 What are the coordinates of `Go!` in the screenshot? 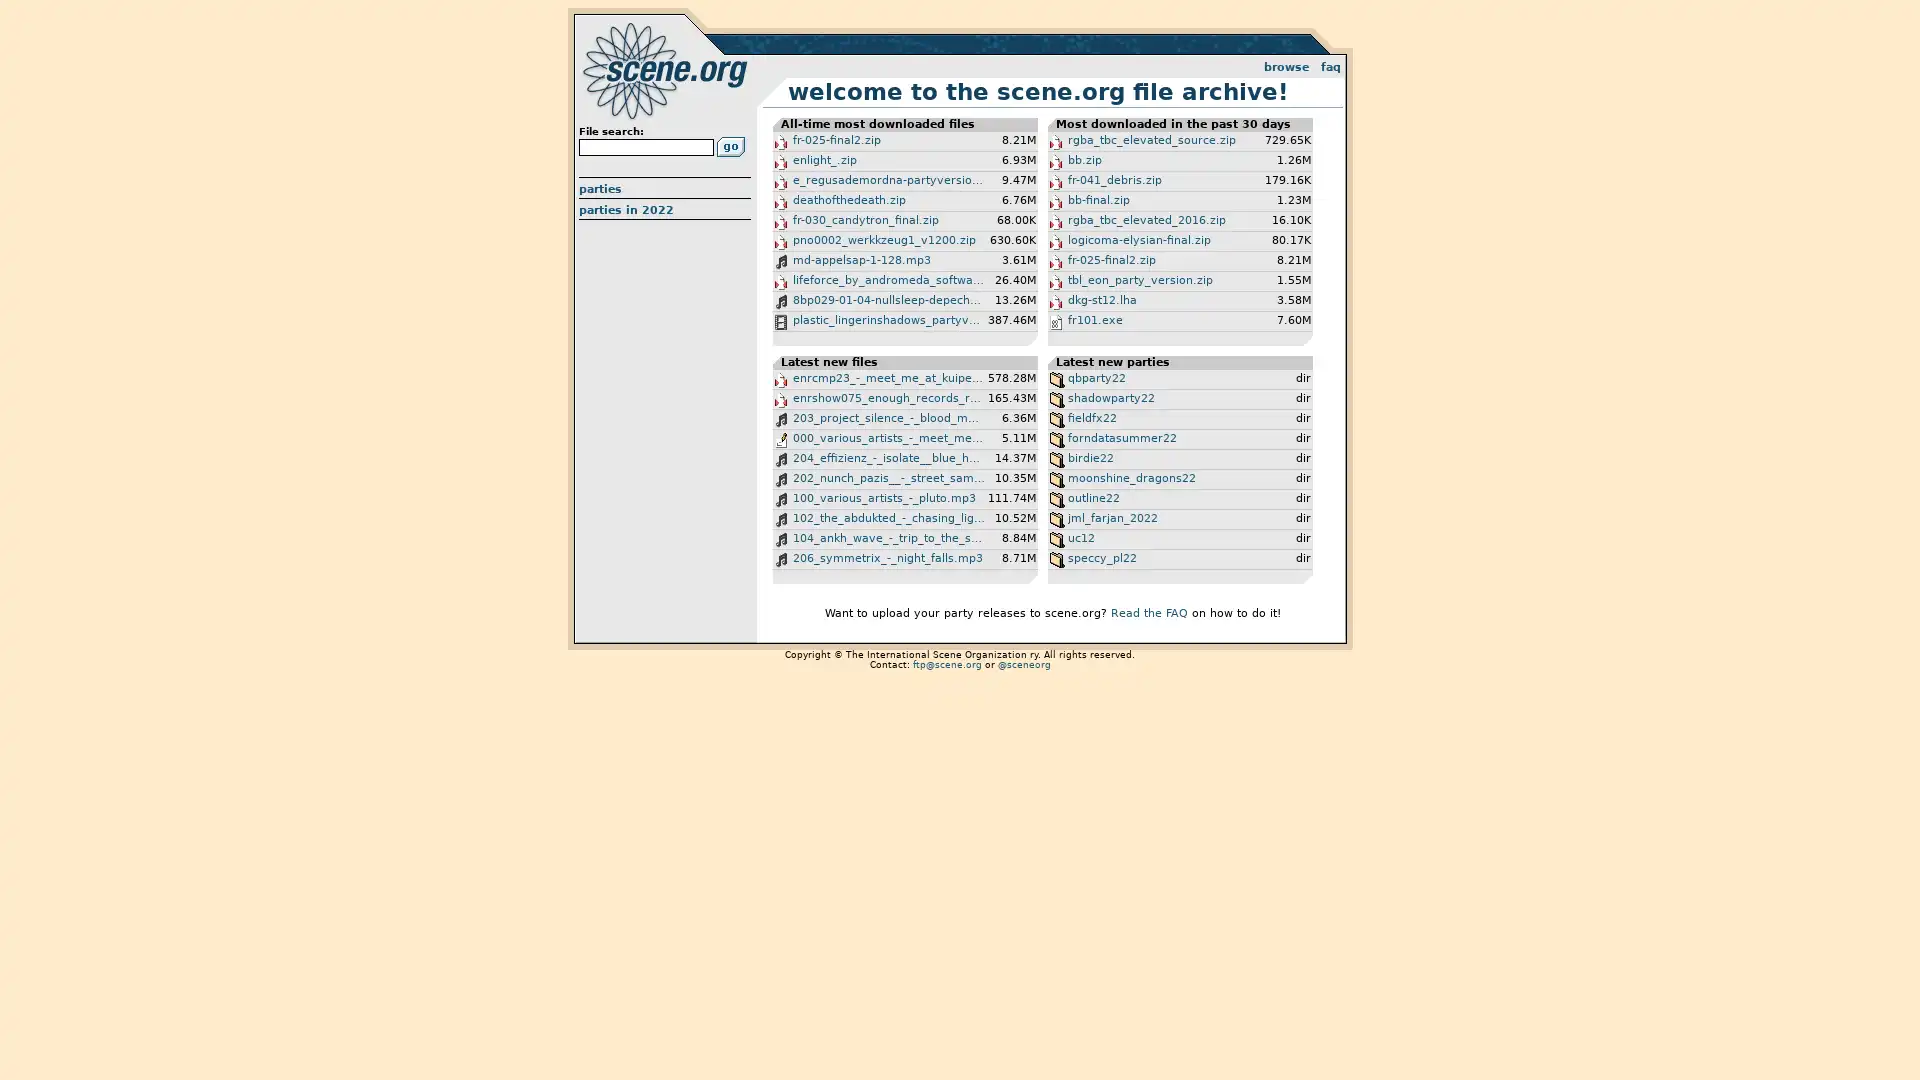 It's located at (728, 145).